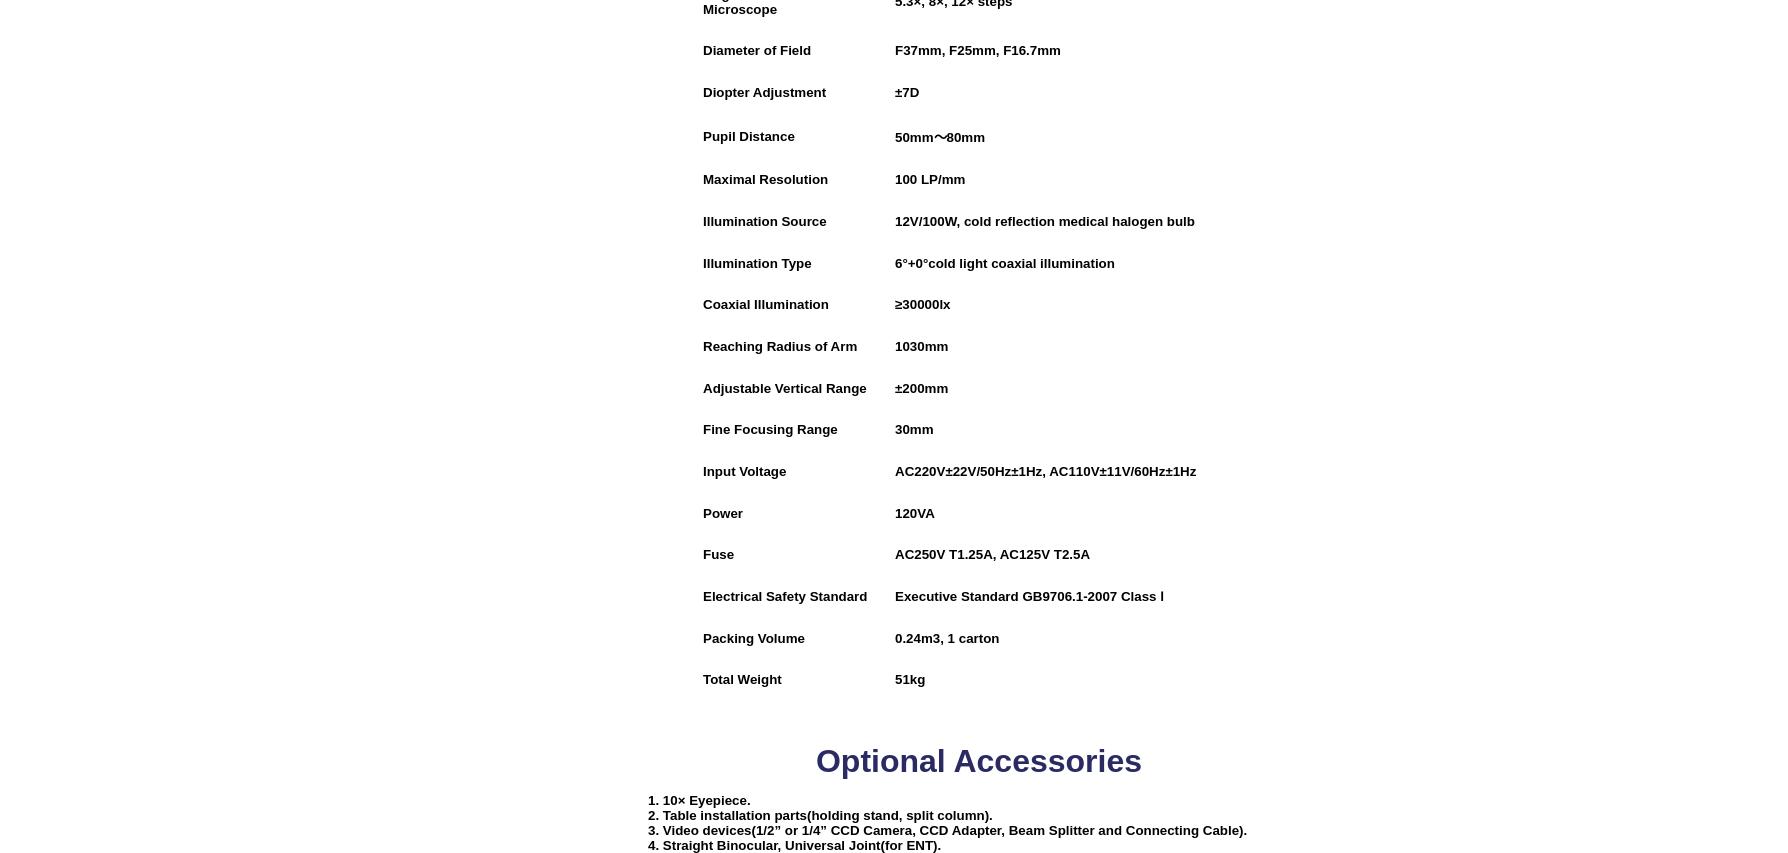  Describe the element at coordinates (752, 637) in the screenshot. I see `'Packing Volume'` at that location.